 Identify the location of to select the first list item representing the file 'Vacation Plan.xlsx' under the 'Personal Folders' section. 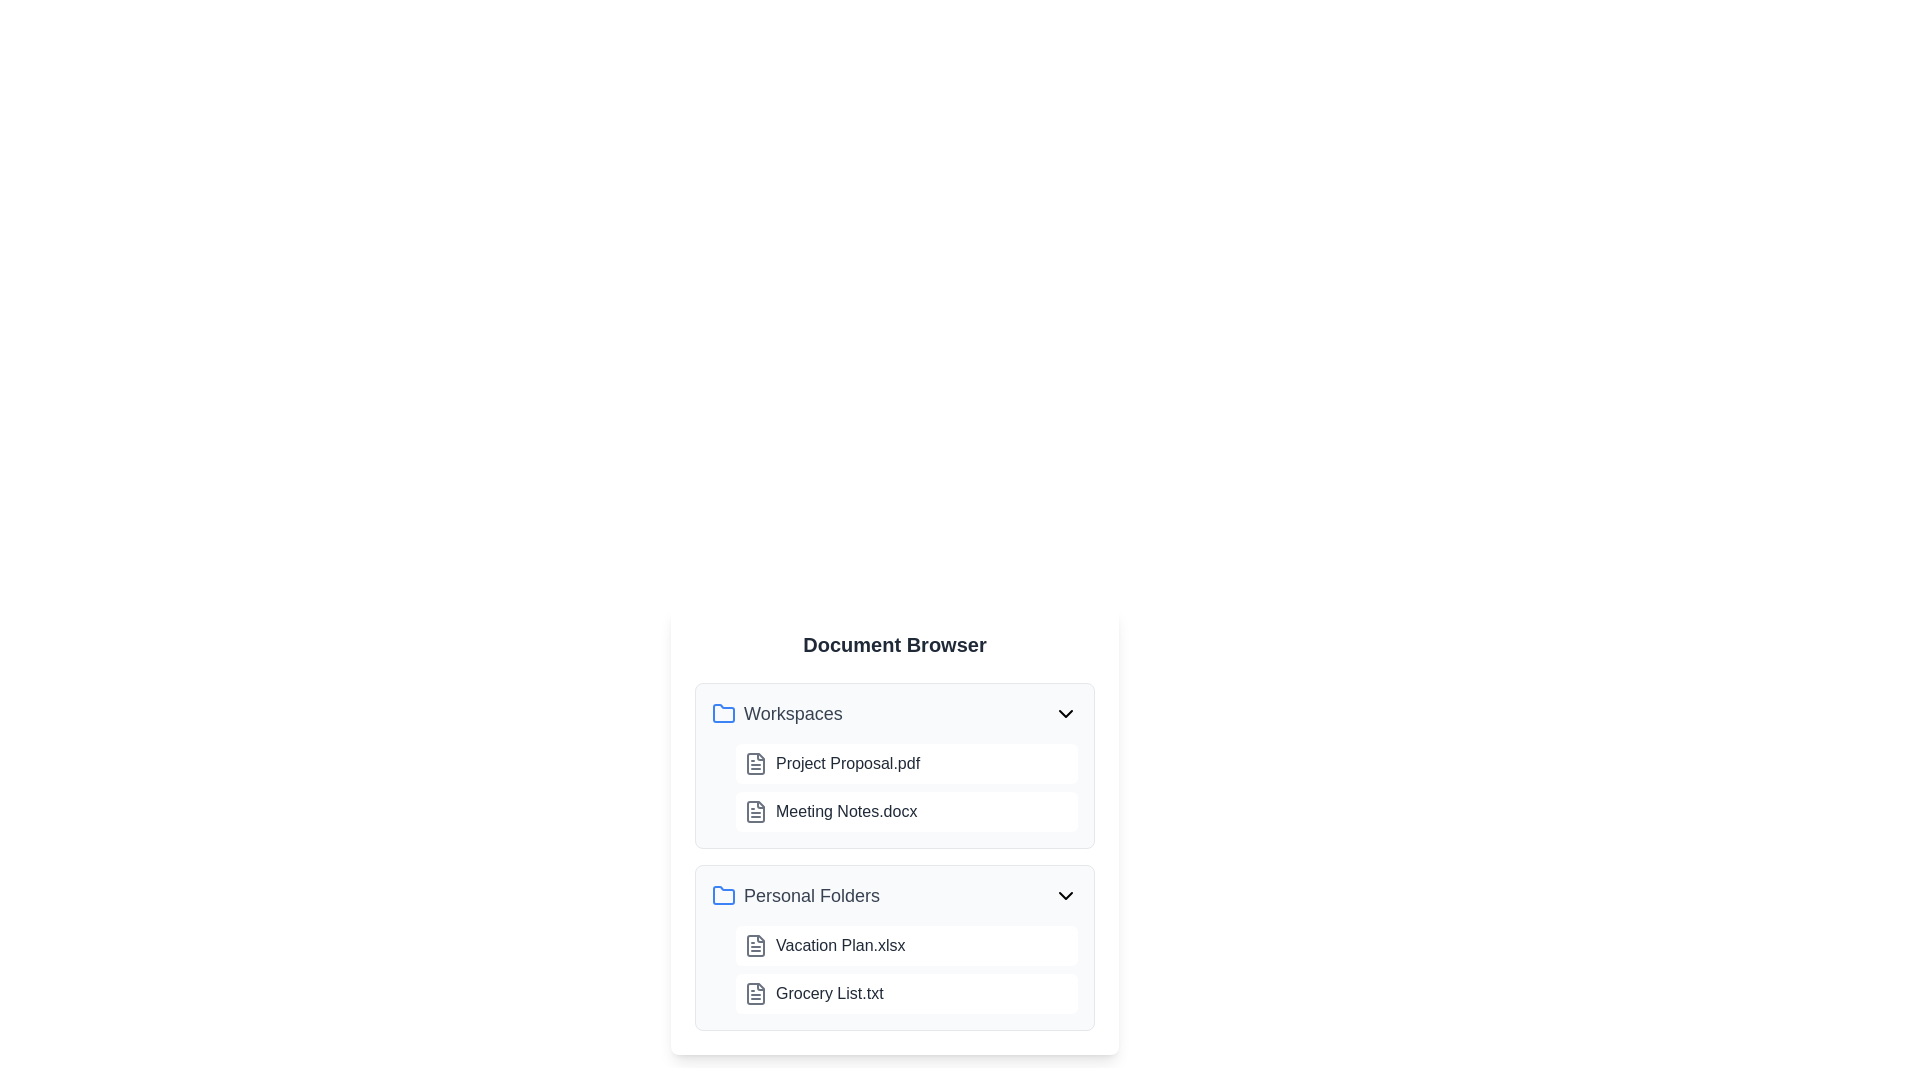
(906, 945).